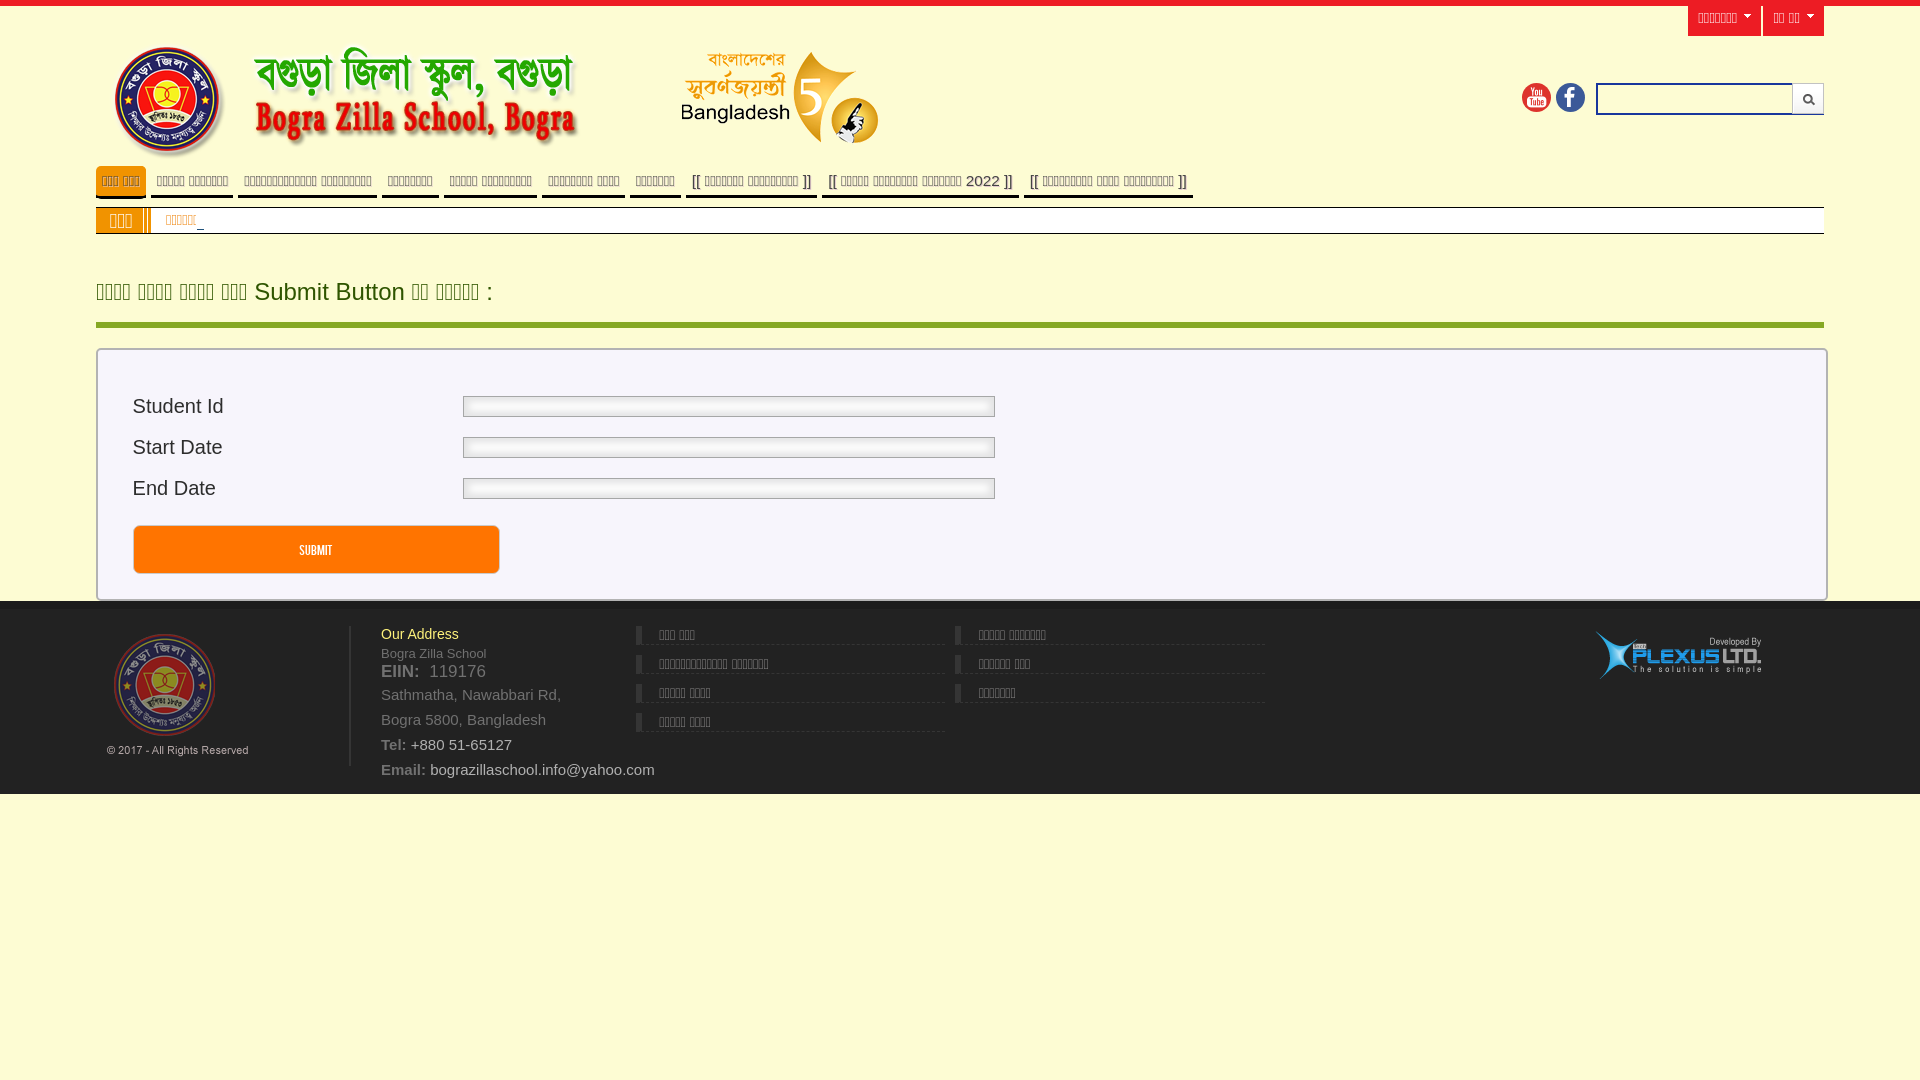  What do you see at coordinates (1791, 98) in the screenshot?
I see `'Submit'` at bounding box center [1791, 98].